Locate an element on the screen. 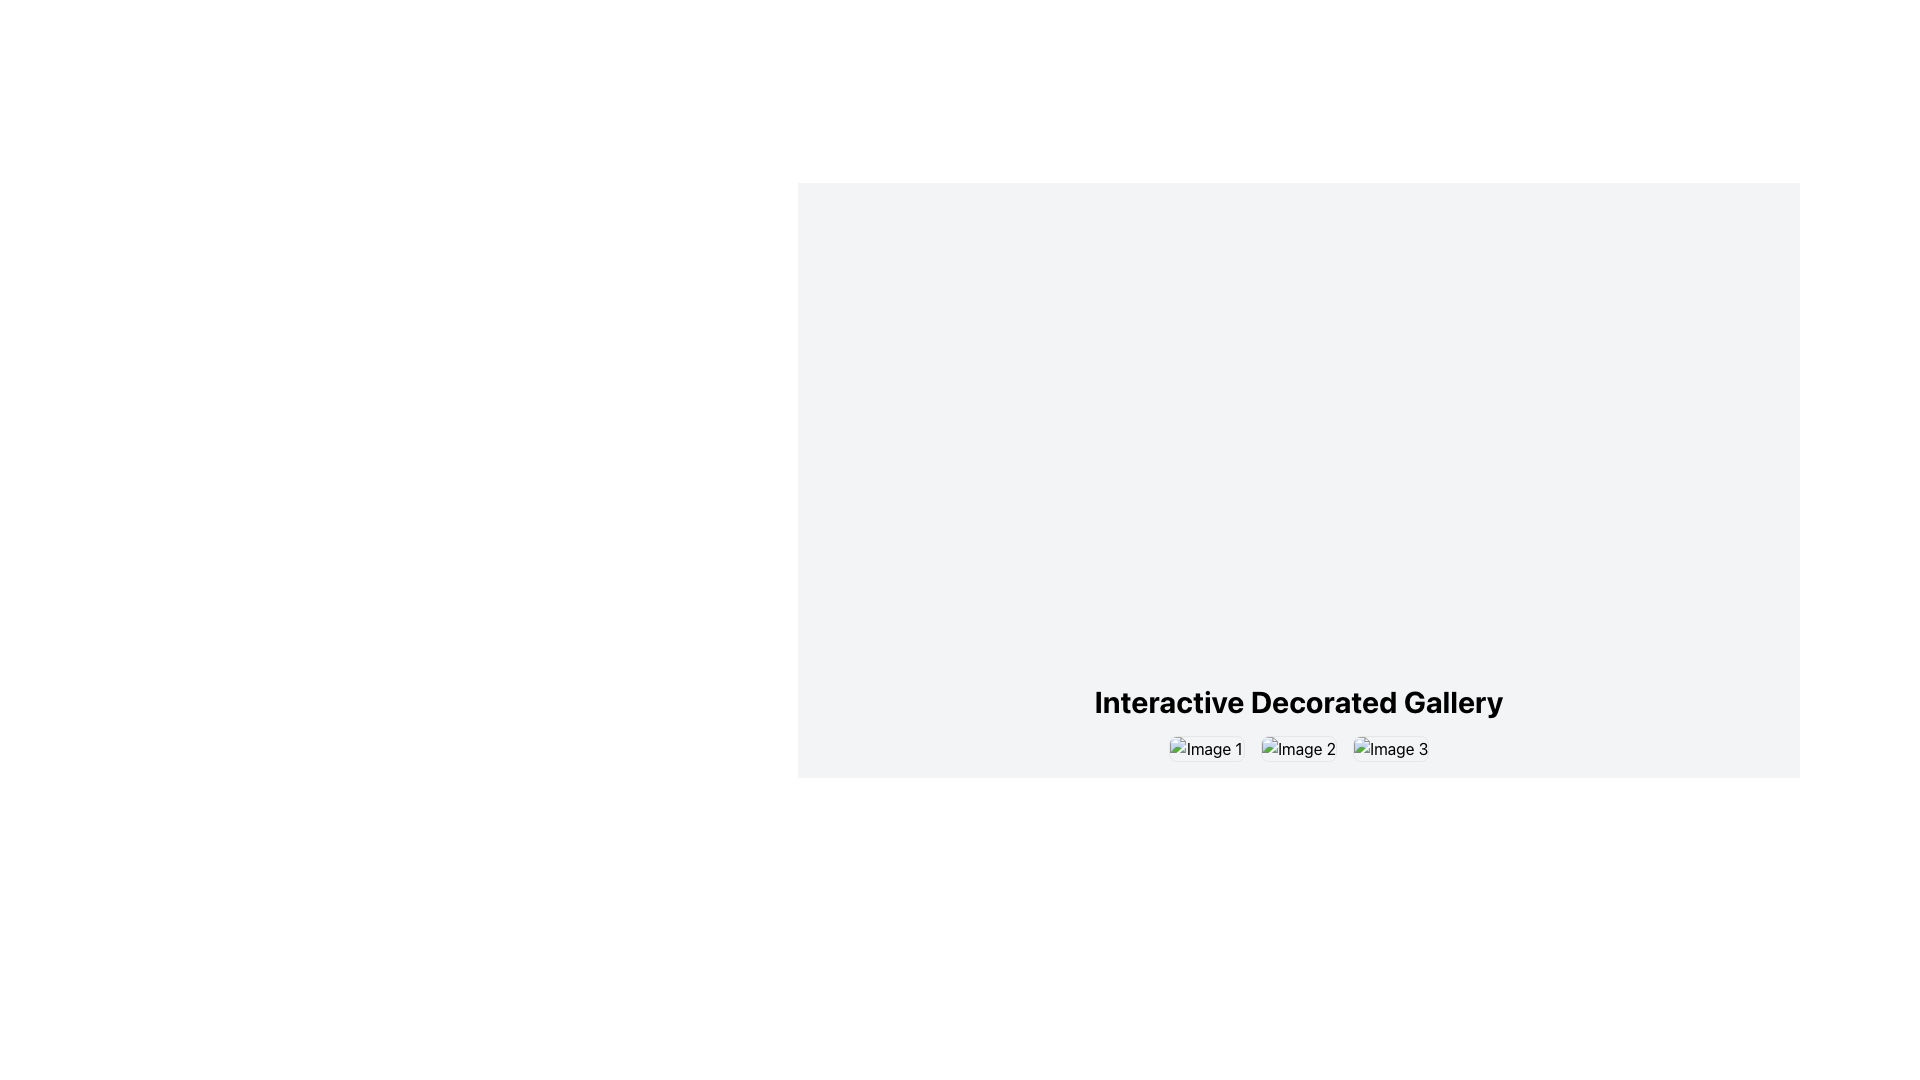 This screenshot has height=1080, width=1920. the text label displaying 'Interactive Decorated Gallery', which is prominently styled in bold black text on a light gray background is located at coordinates (1299, 701).